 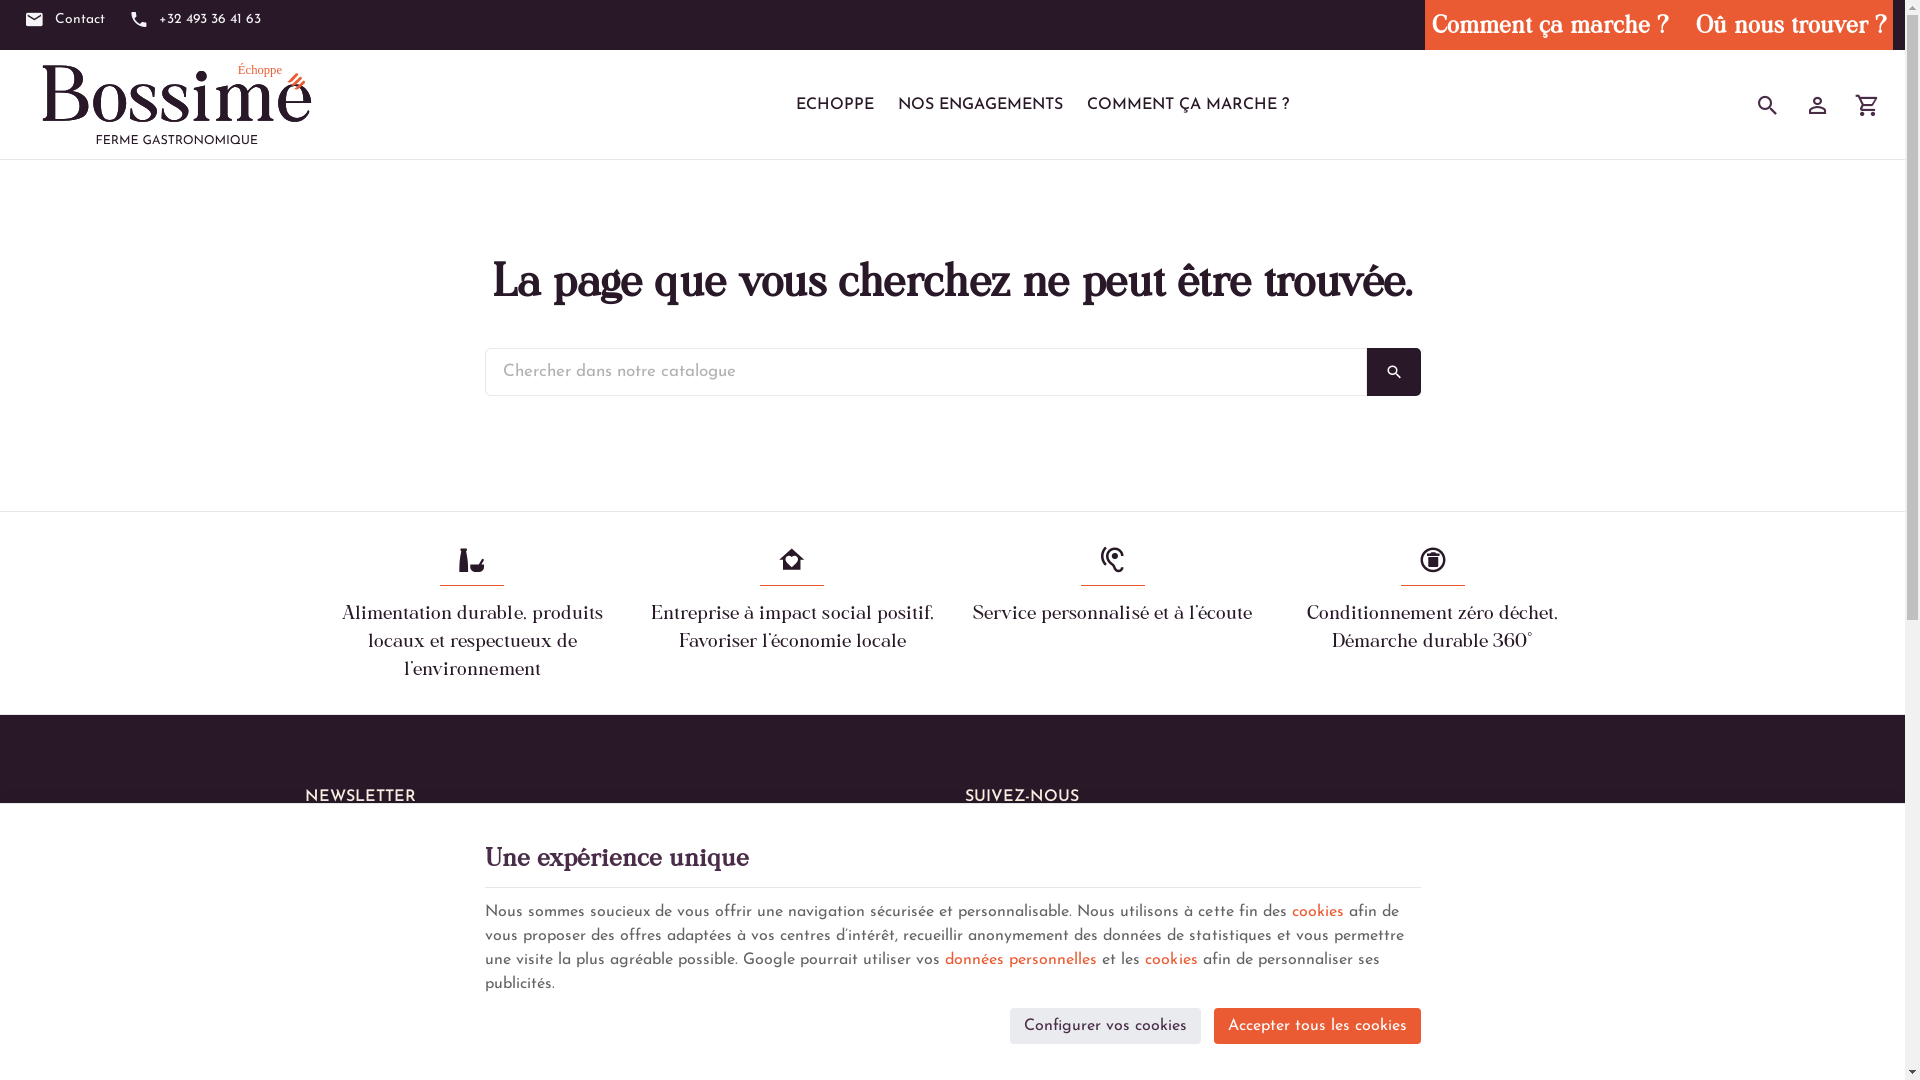 I want to click on 'Contact', so click(x=12, y=19).